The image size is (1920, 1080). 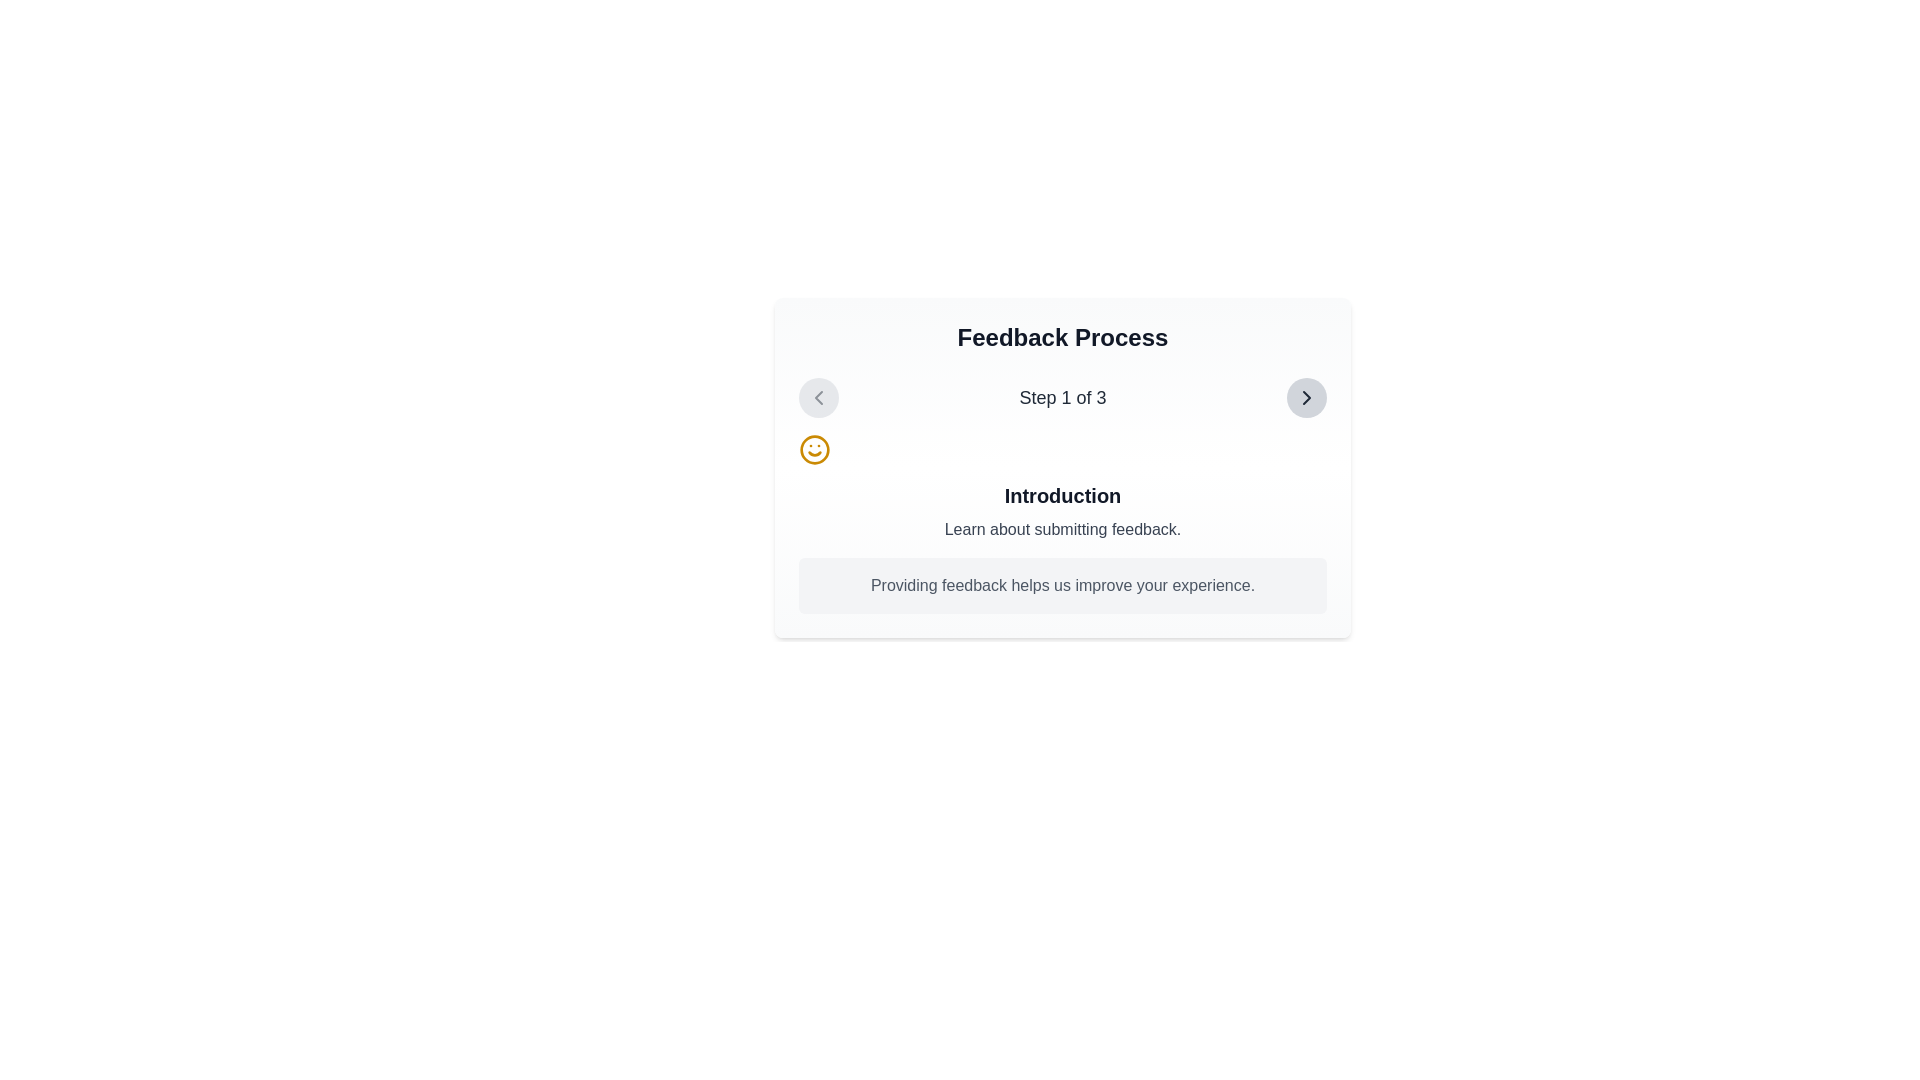 What do you see at coordinates (1306, 397) in the screenshot?
I see `the rightward-pointing chevron icon, which is styled as a thin black outline on a transparent background` at bounding box center [1306, 397].